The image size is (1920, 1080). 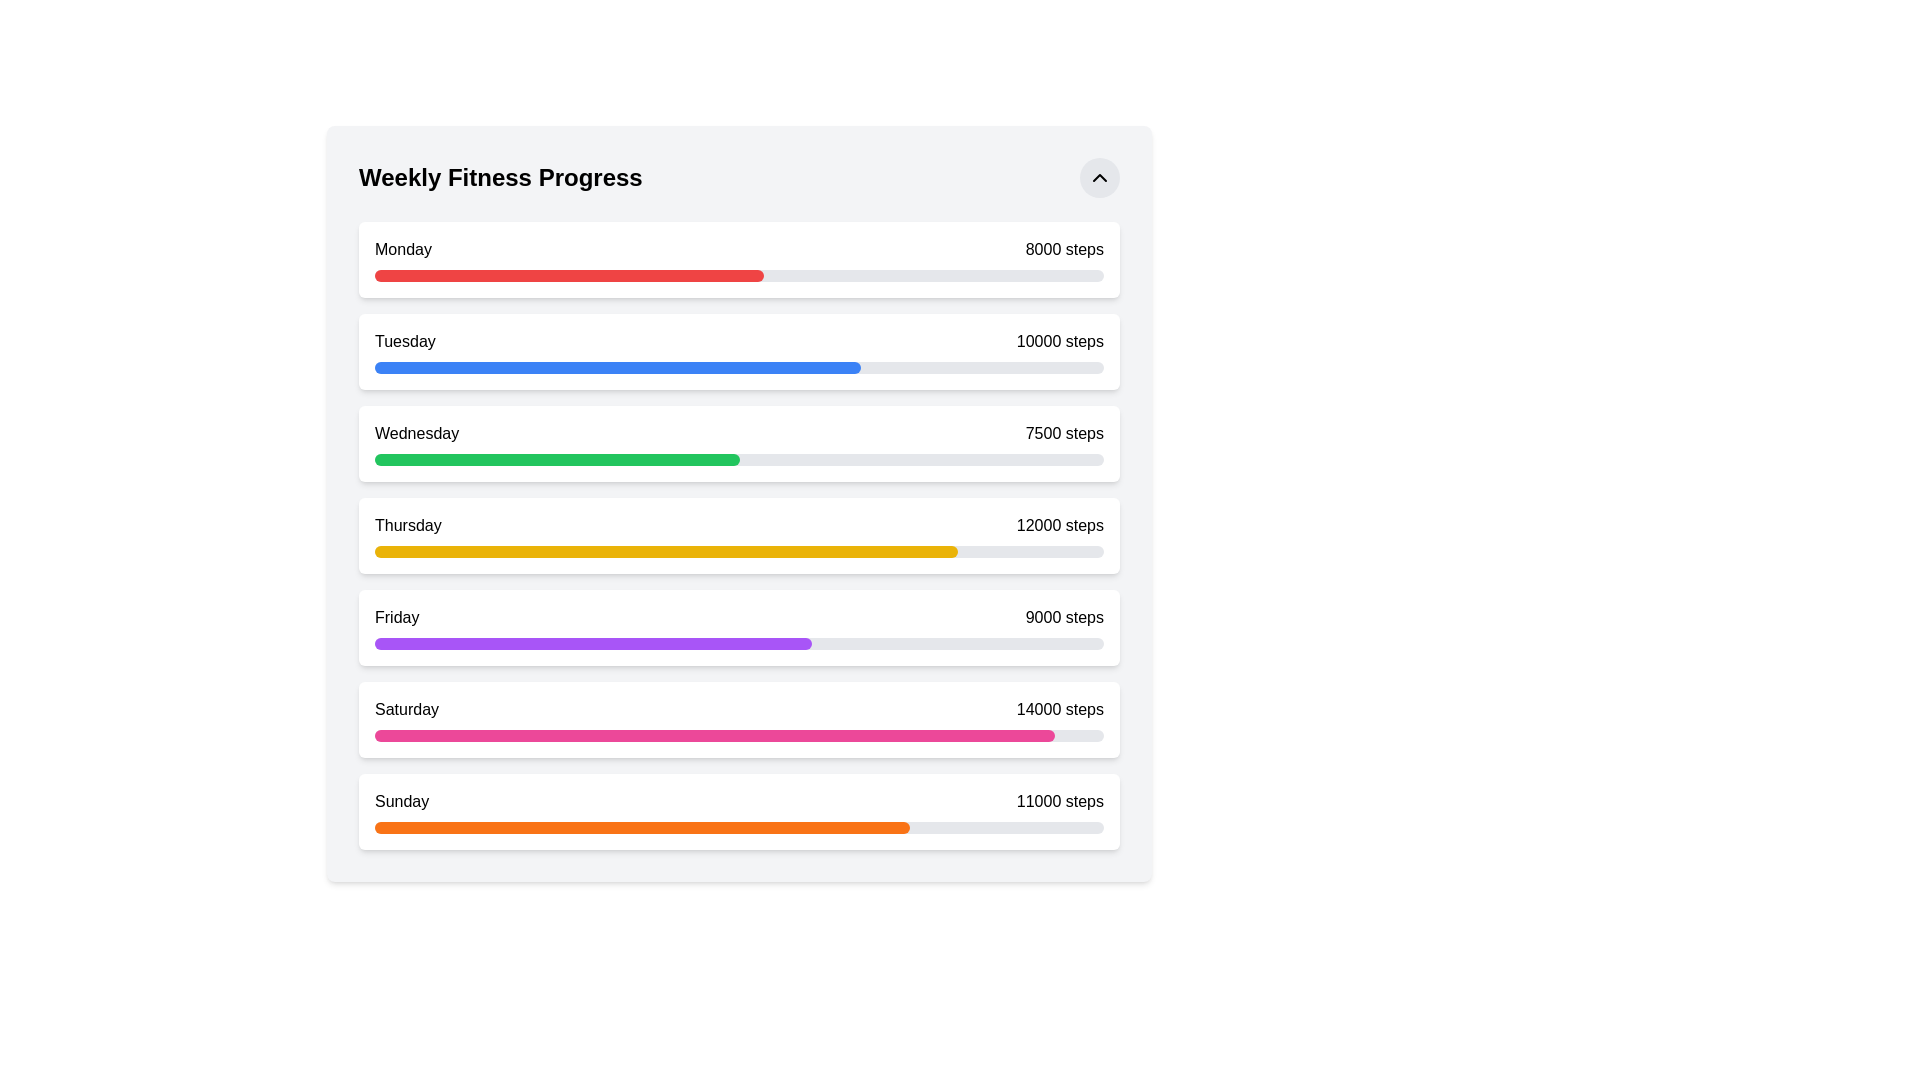 What do you see at coordinates (406, 708) in the screenshot?
I see `the 'Saturday' text label in the weekly progress interface to emphasize it` at bounding box center [406, 708].